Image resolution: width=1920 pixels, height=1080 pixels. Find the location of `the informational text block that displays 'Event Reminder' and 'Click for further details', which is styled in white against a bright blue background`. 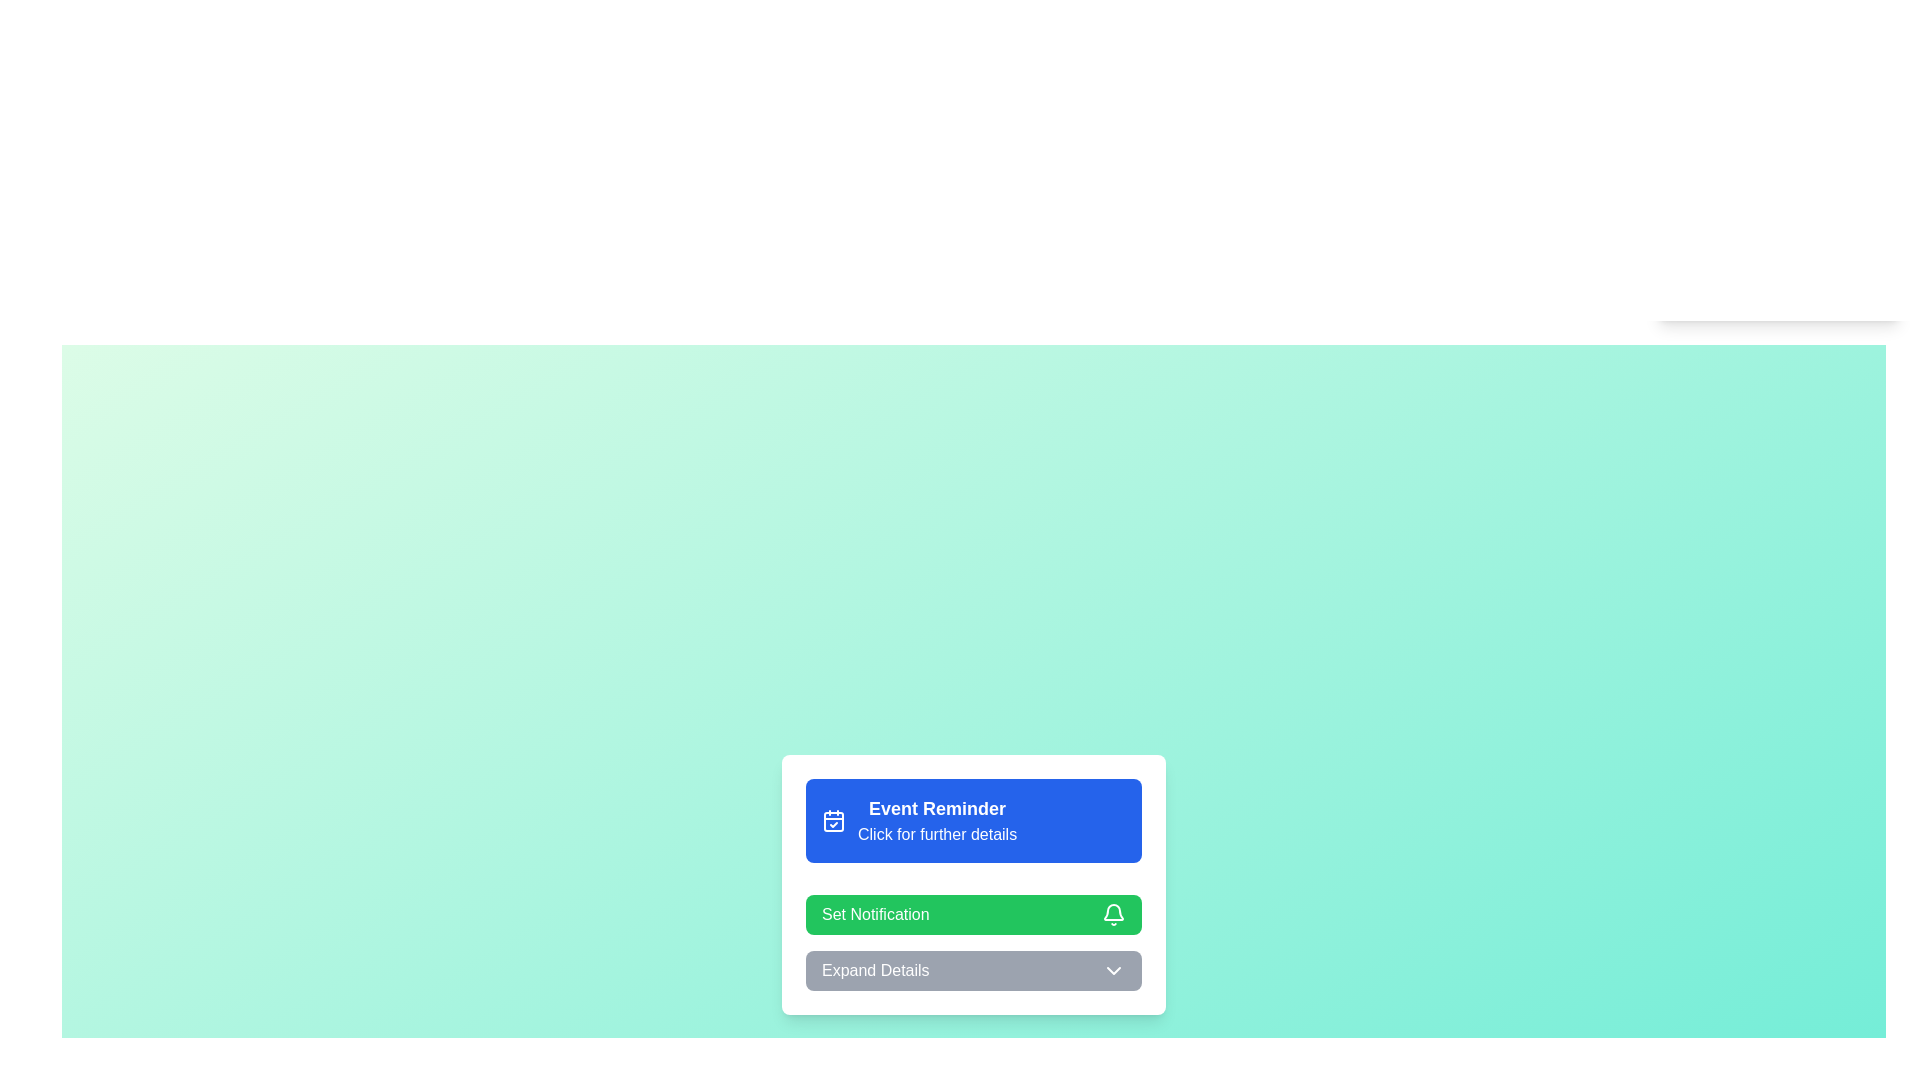

the informational text block that displays 'Event Reminder' and 'Click for further details', which is styled in white against a bright blue background is located at coordinates (936, 821).